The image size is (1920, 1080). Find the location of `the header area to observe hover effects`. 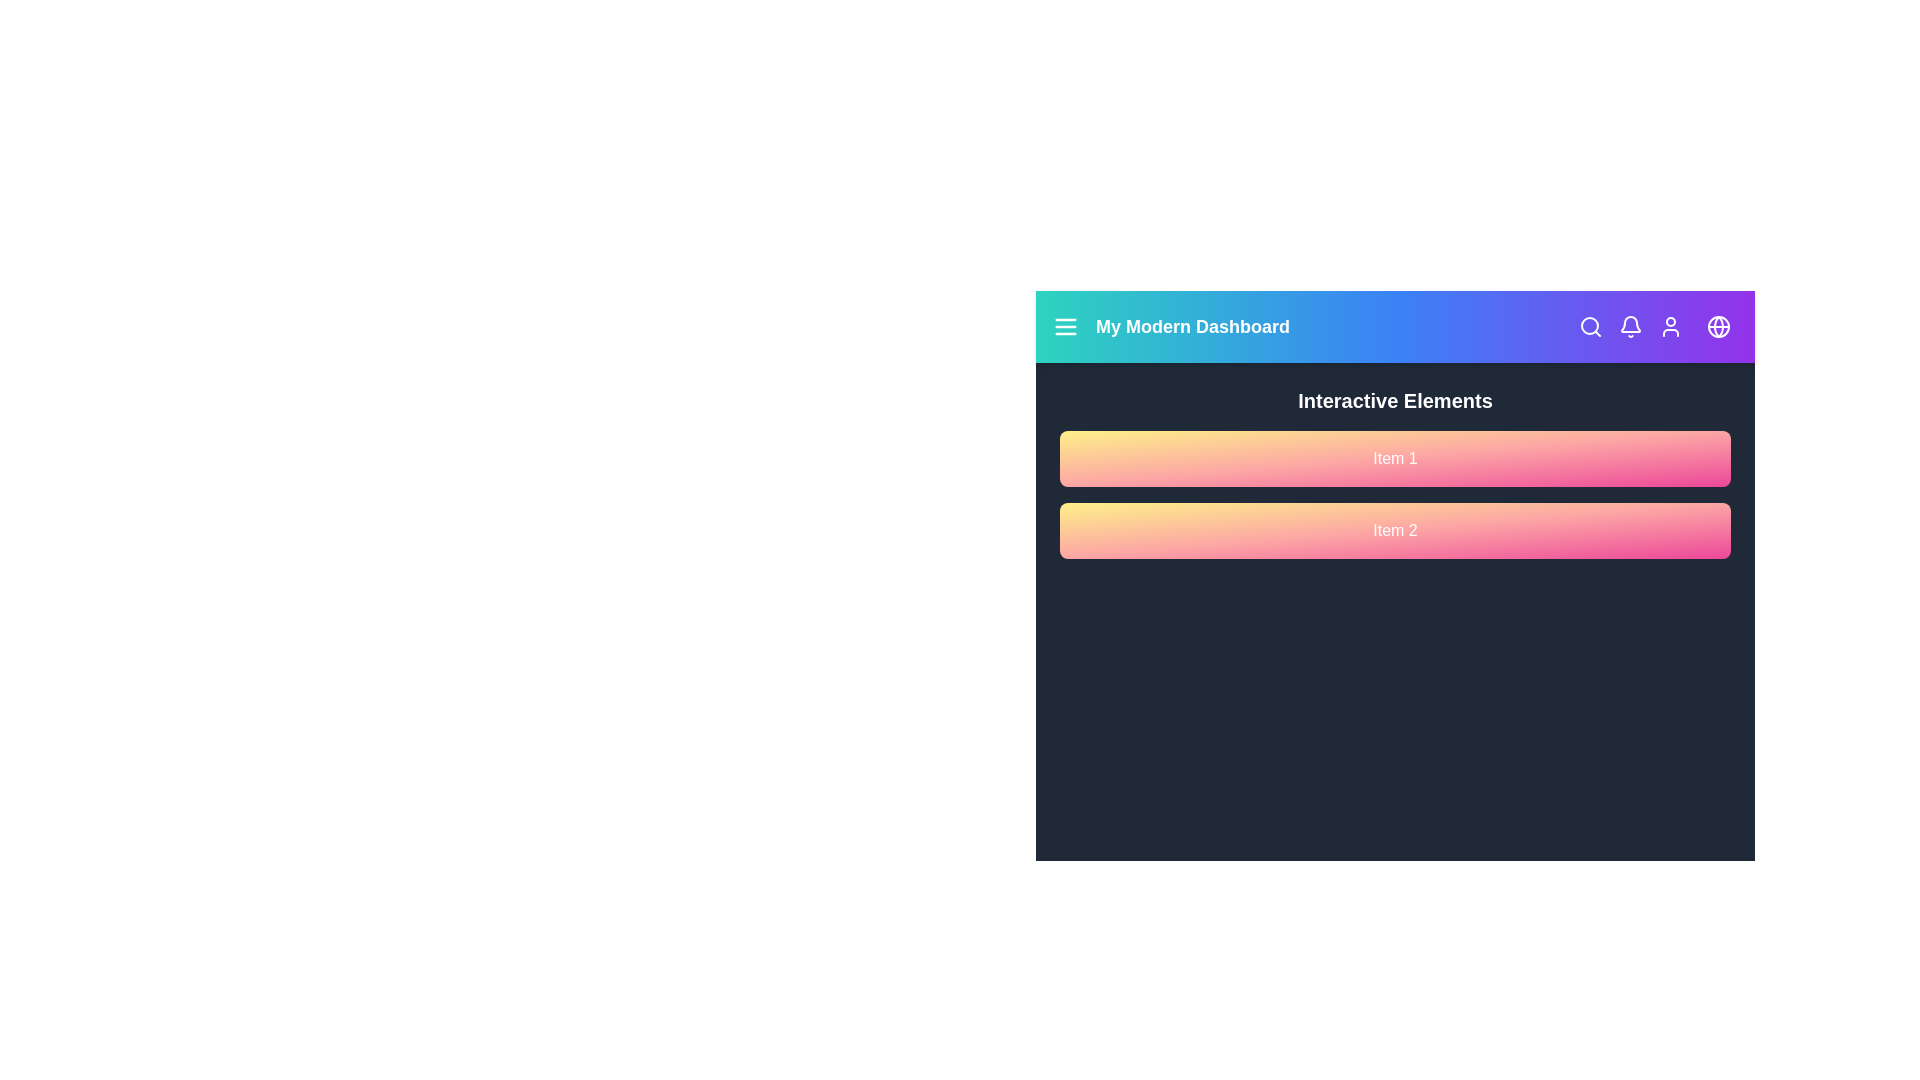

the header area to observe hover effects is located at coordinates (1394, 326).